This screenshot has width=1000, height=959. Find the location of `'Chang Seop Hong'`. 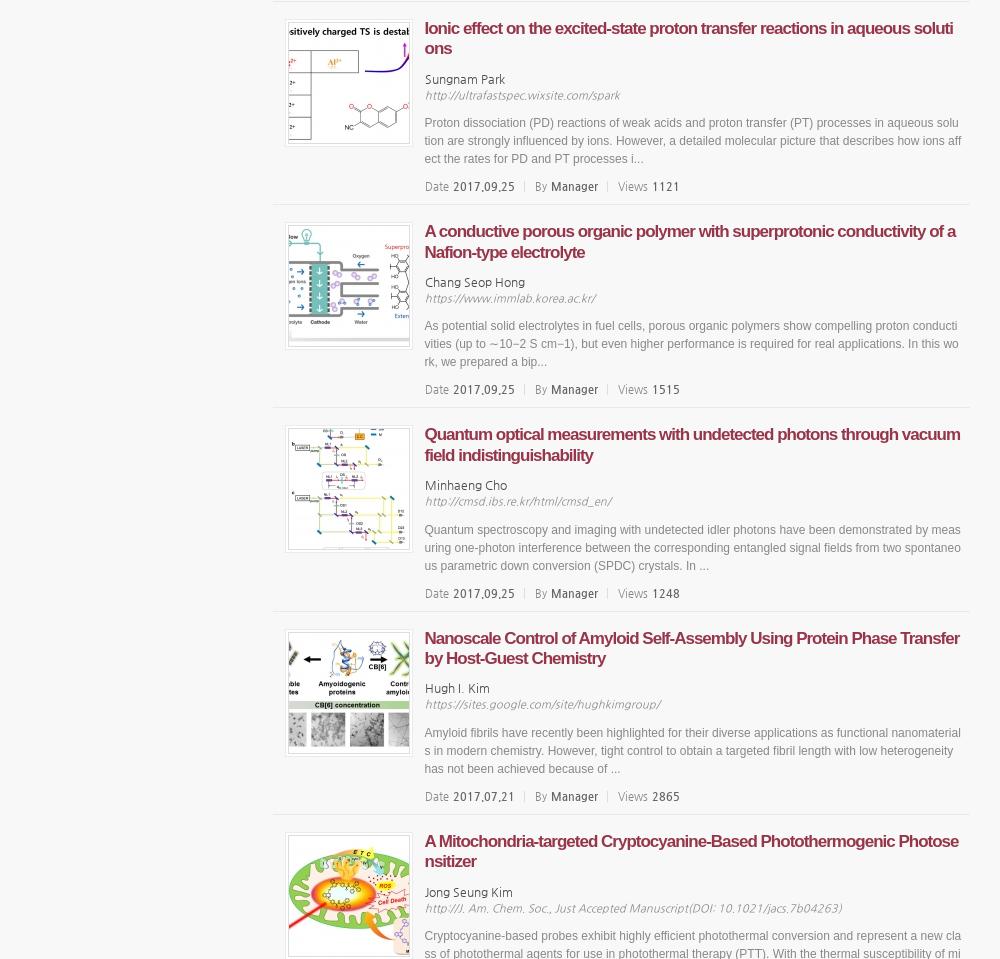

'Chang Seop Hong' is located at coordinates (473, 279).